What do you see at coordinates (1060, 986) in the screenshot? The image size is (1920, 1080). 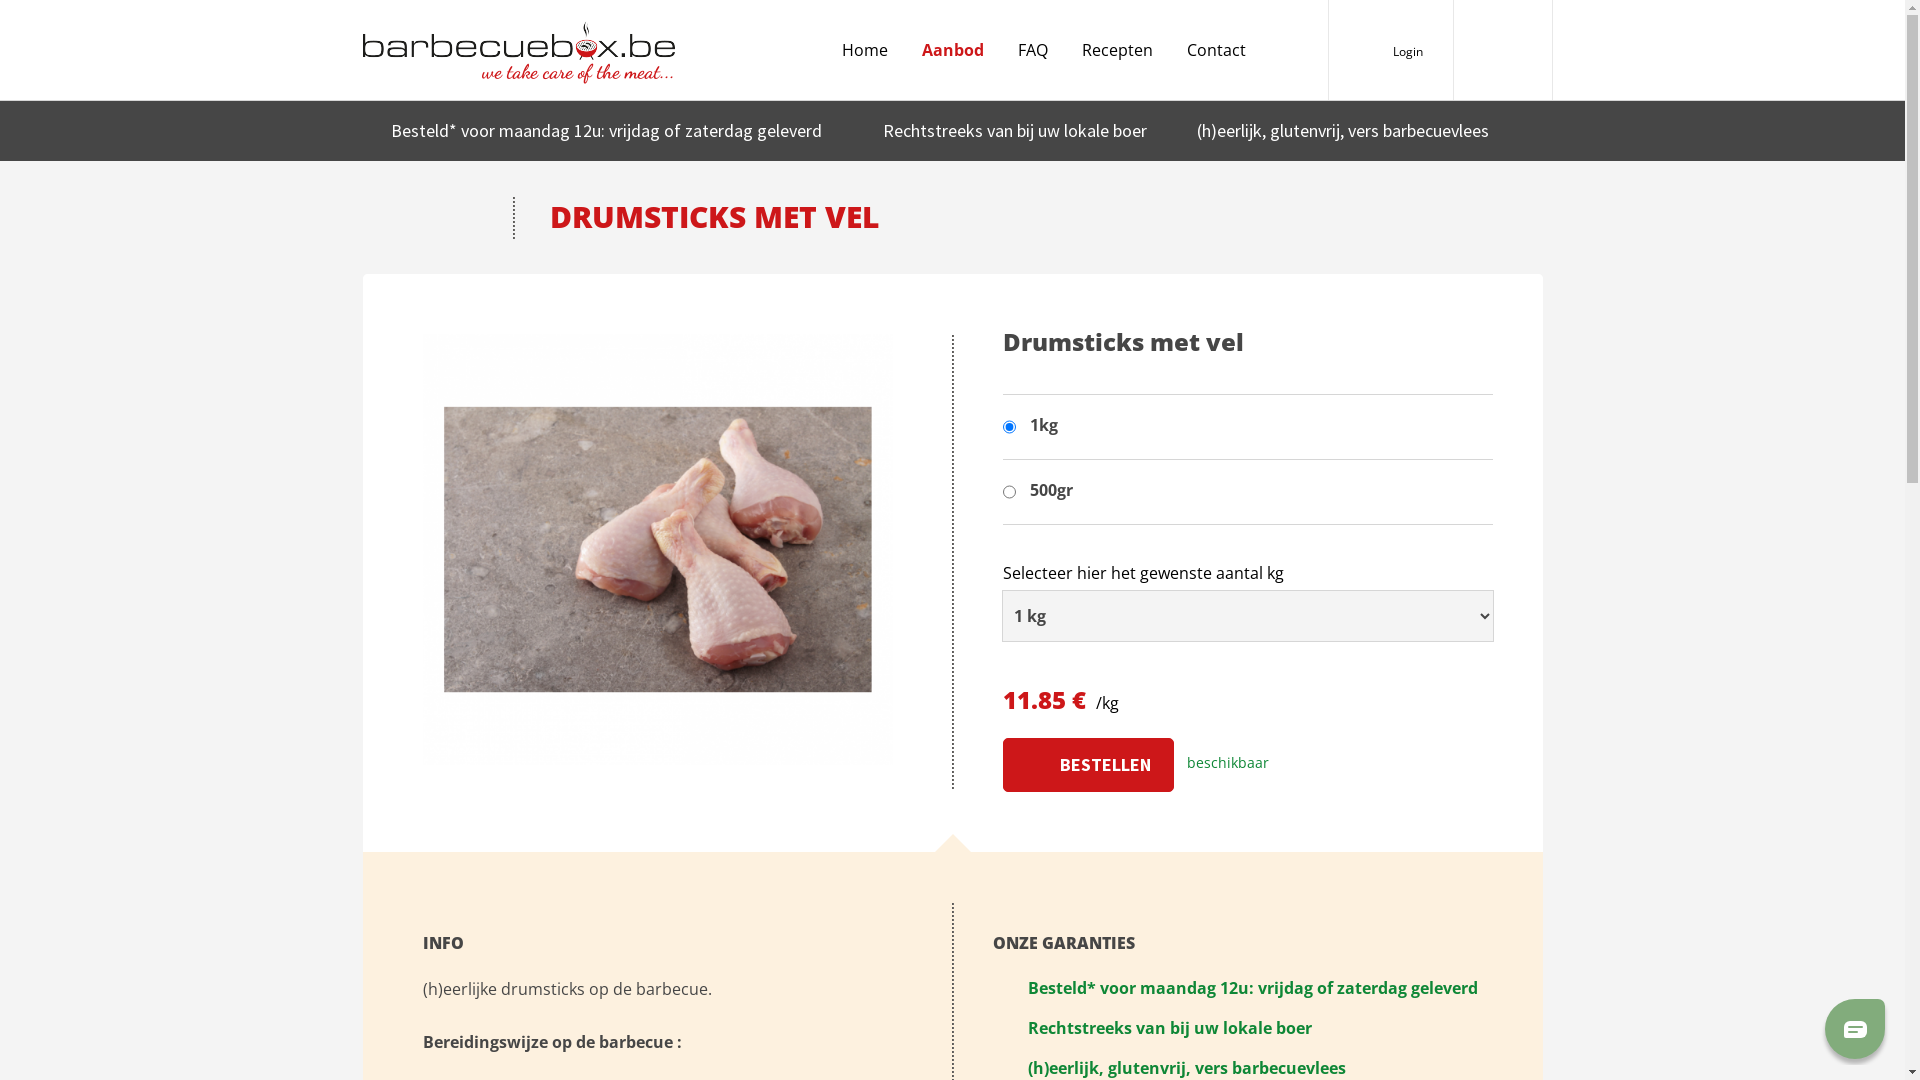 I see `'Besteld*'` at bounding box center [1060, 986].